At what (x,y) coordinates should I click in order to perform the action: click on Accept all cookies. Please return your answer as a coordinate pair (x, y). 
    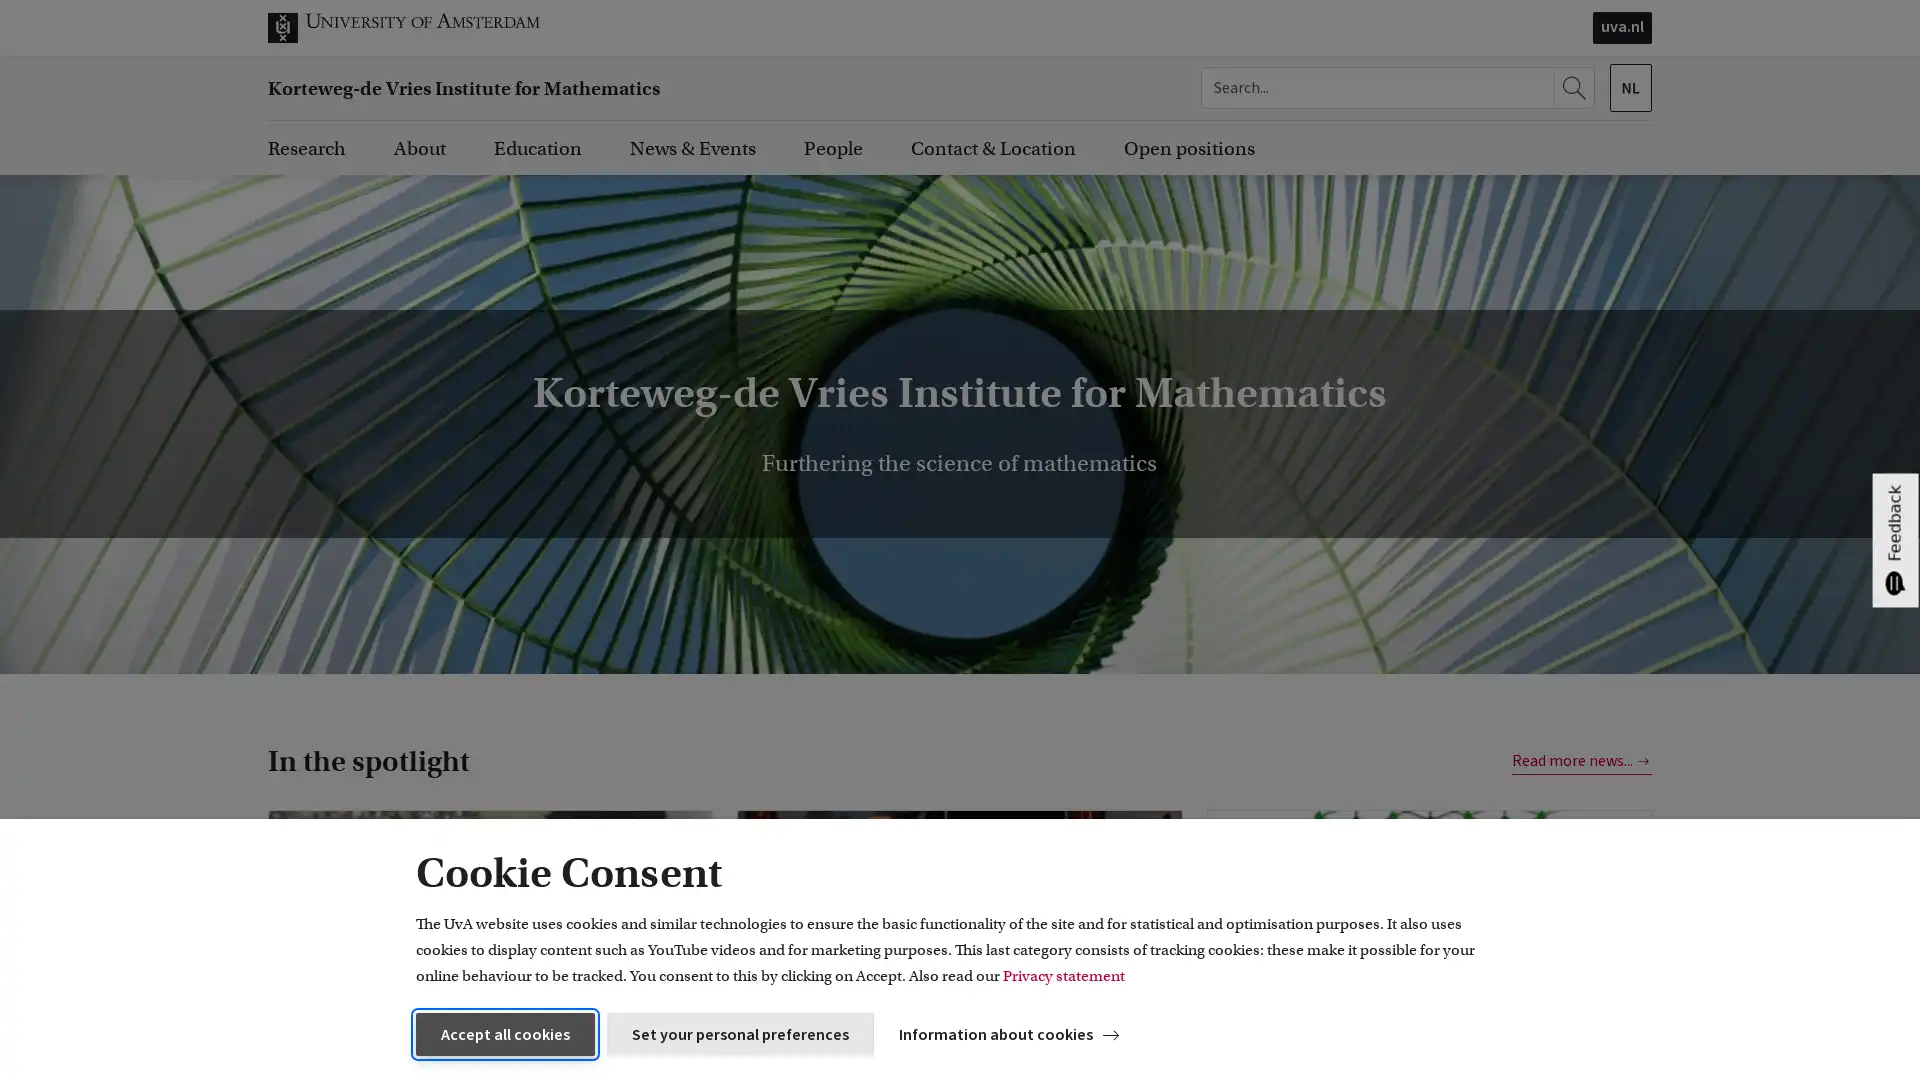
    Looking at the image, I should click on (505, 1034).